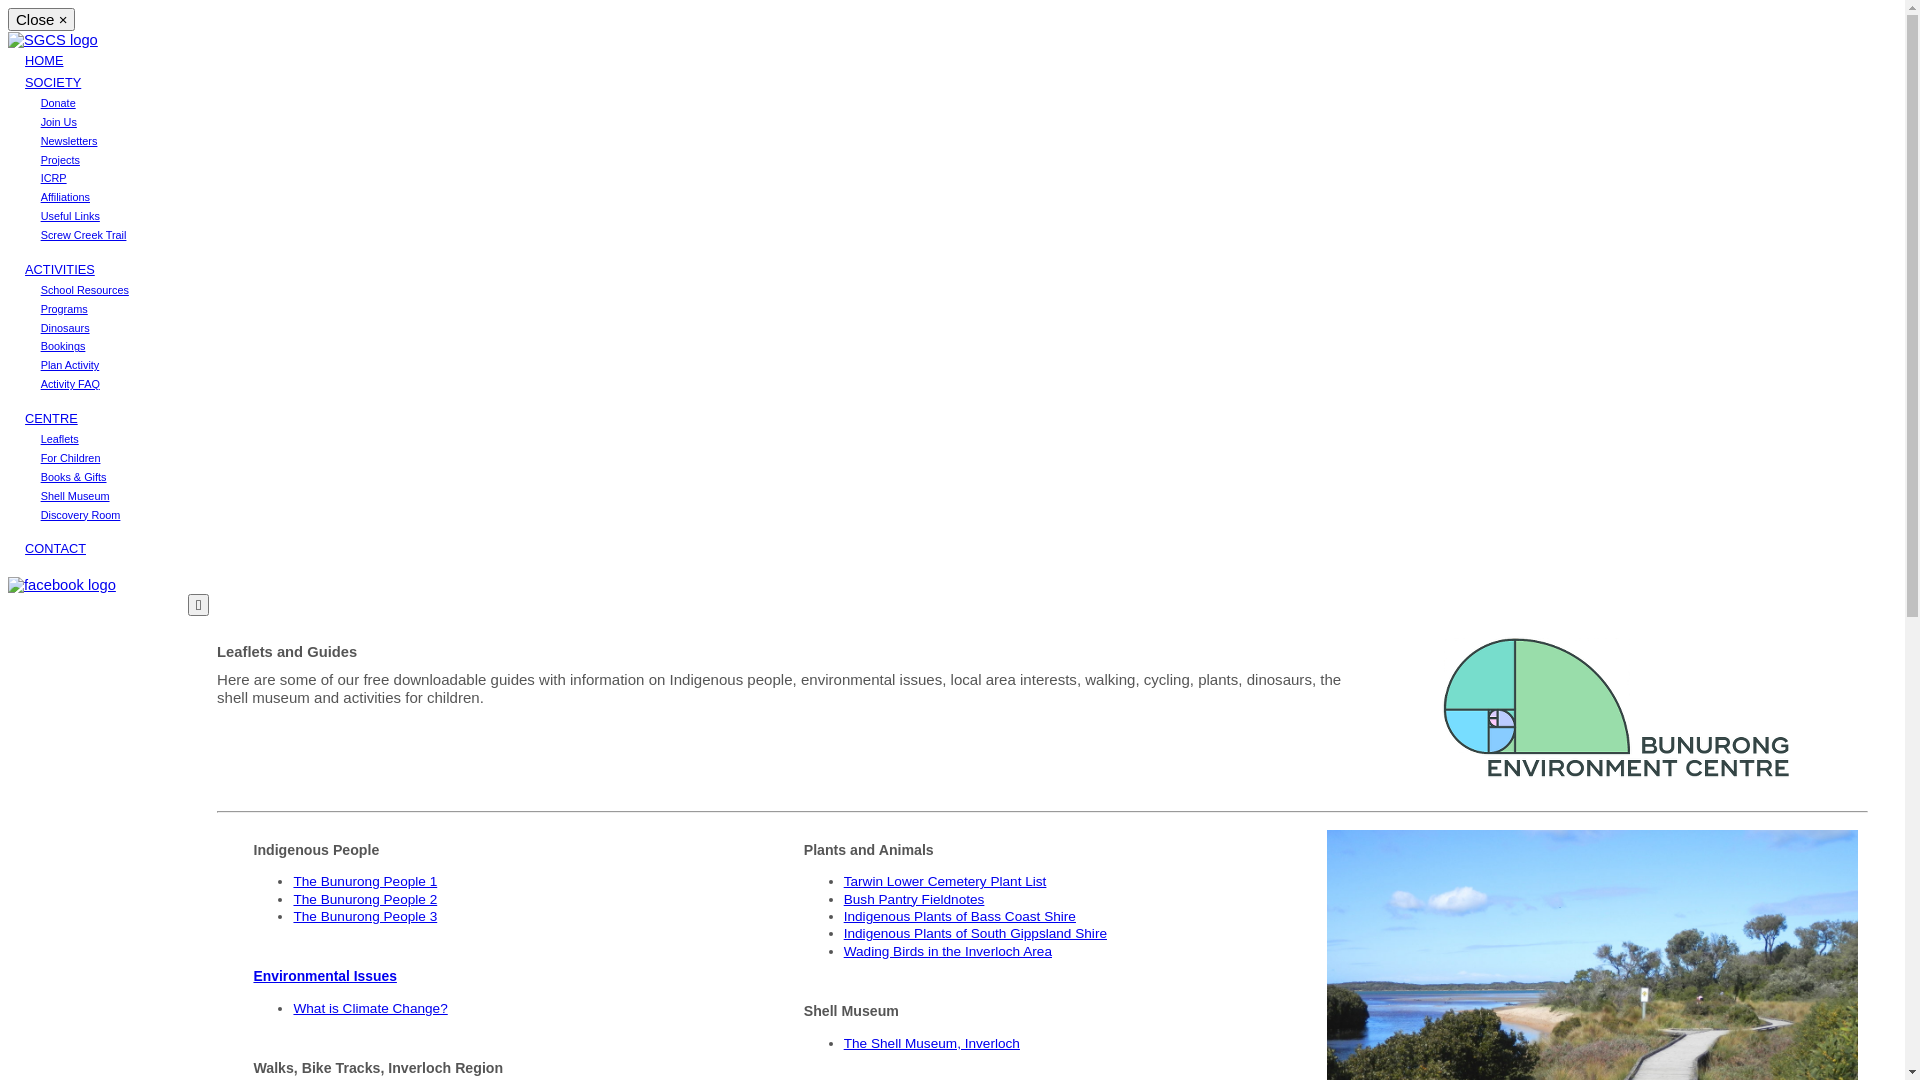 The width and height of the screenshot is (1920, 1080). Describe the element at coordinates (80, 514) in the screenshot. I see `'Discovery Room'` at that location.